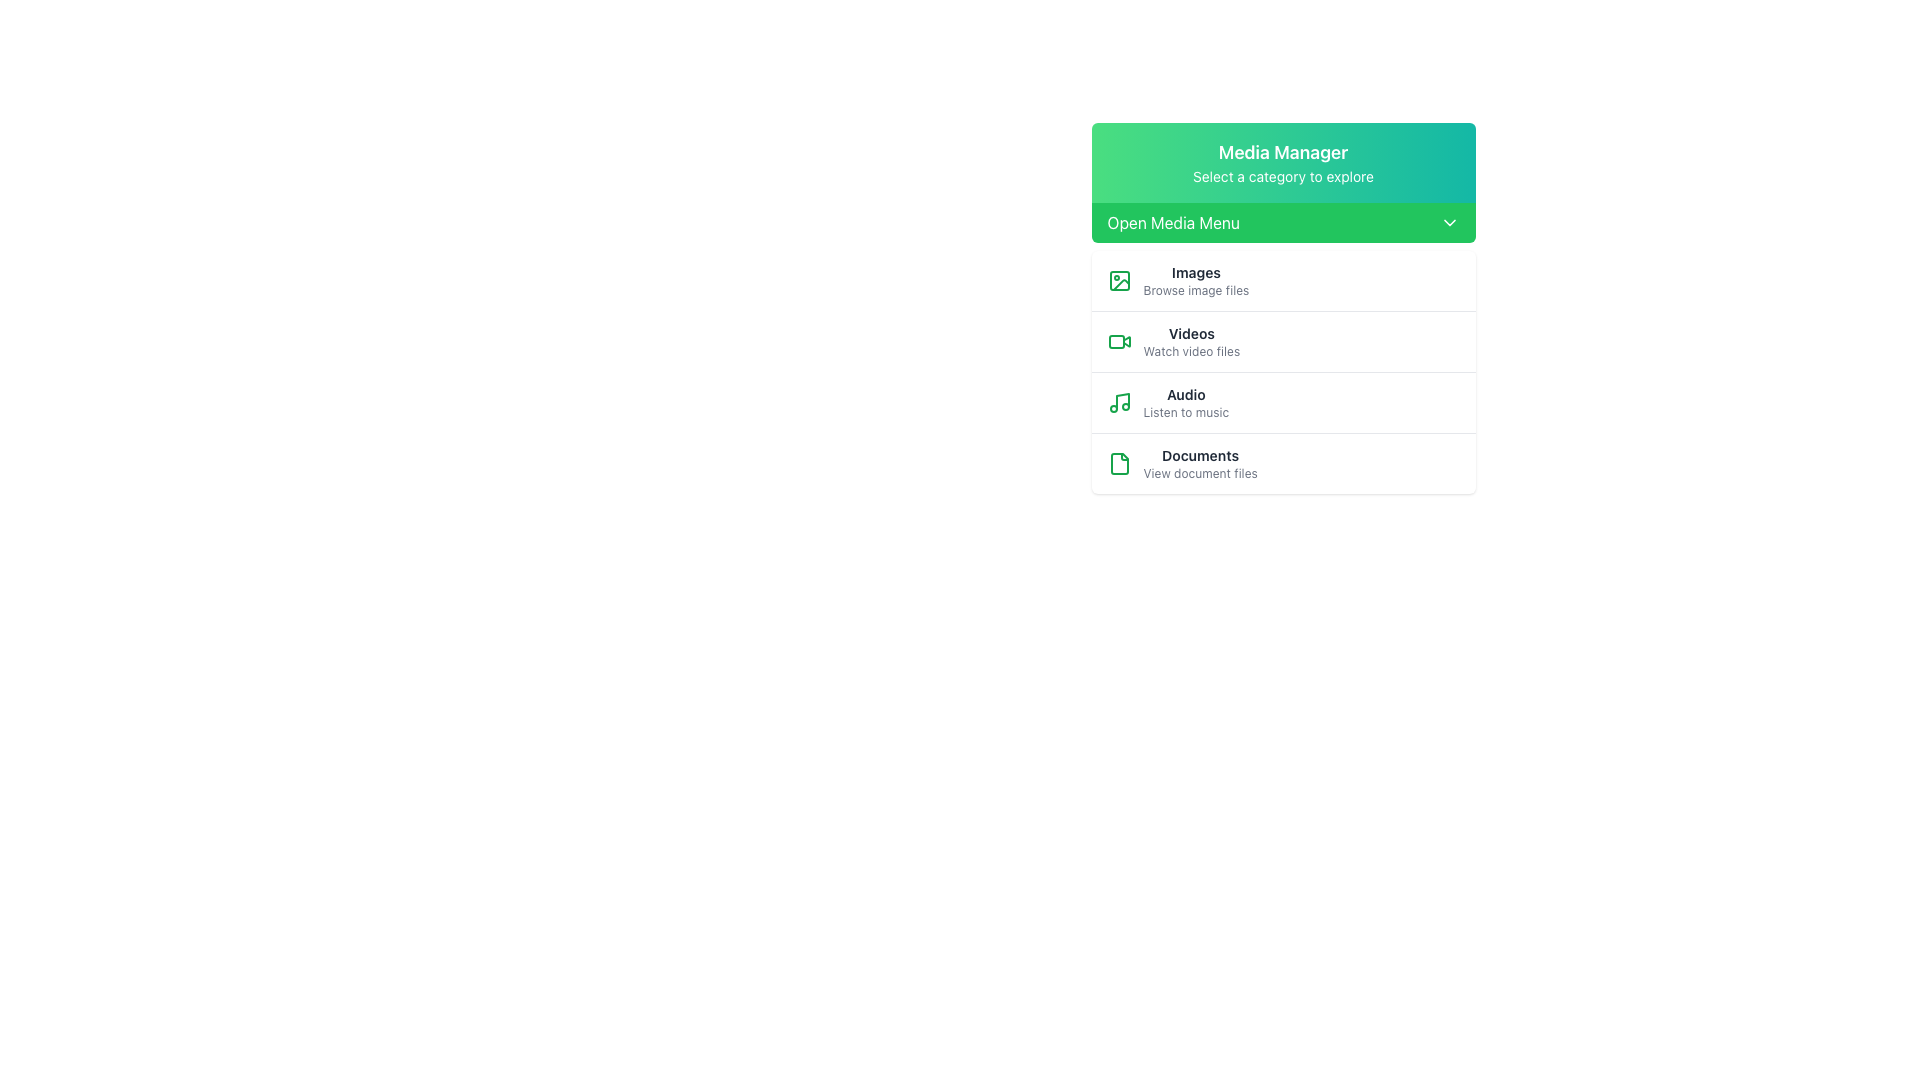 The height and width of the screenshot is (1080, 1920). What do you see at coordinates (1283, 372) in the screenshot?
I see `the third list item in the 'Media Manager' section` at bounding box center [1283, 372].